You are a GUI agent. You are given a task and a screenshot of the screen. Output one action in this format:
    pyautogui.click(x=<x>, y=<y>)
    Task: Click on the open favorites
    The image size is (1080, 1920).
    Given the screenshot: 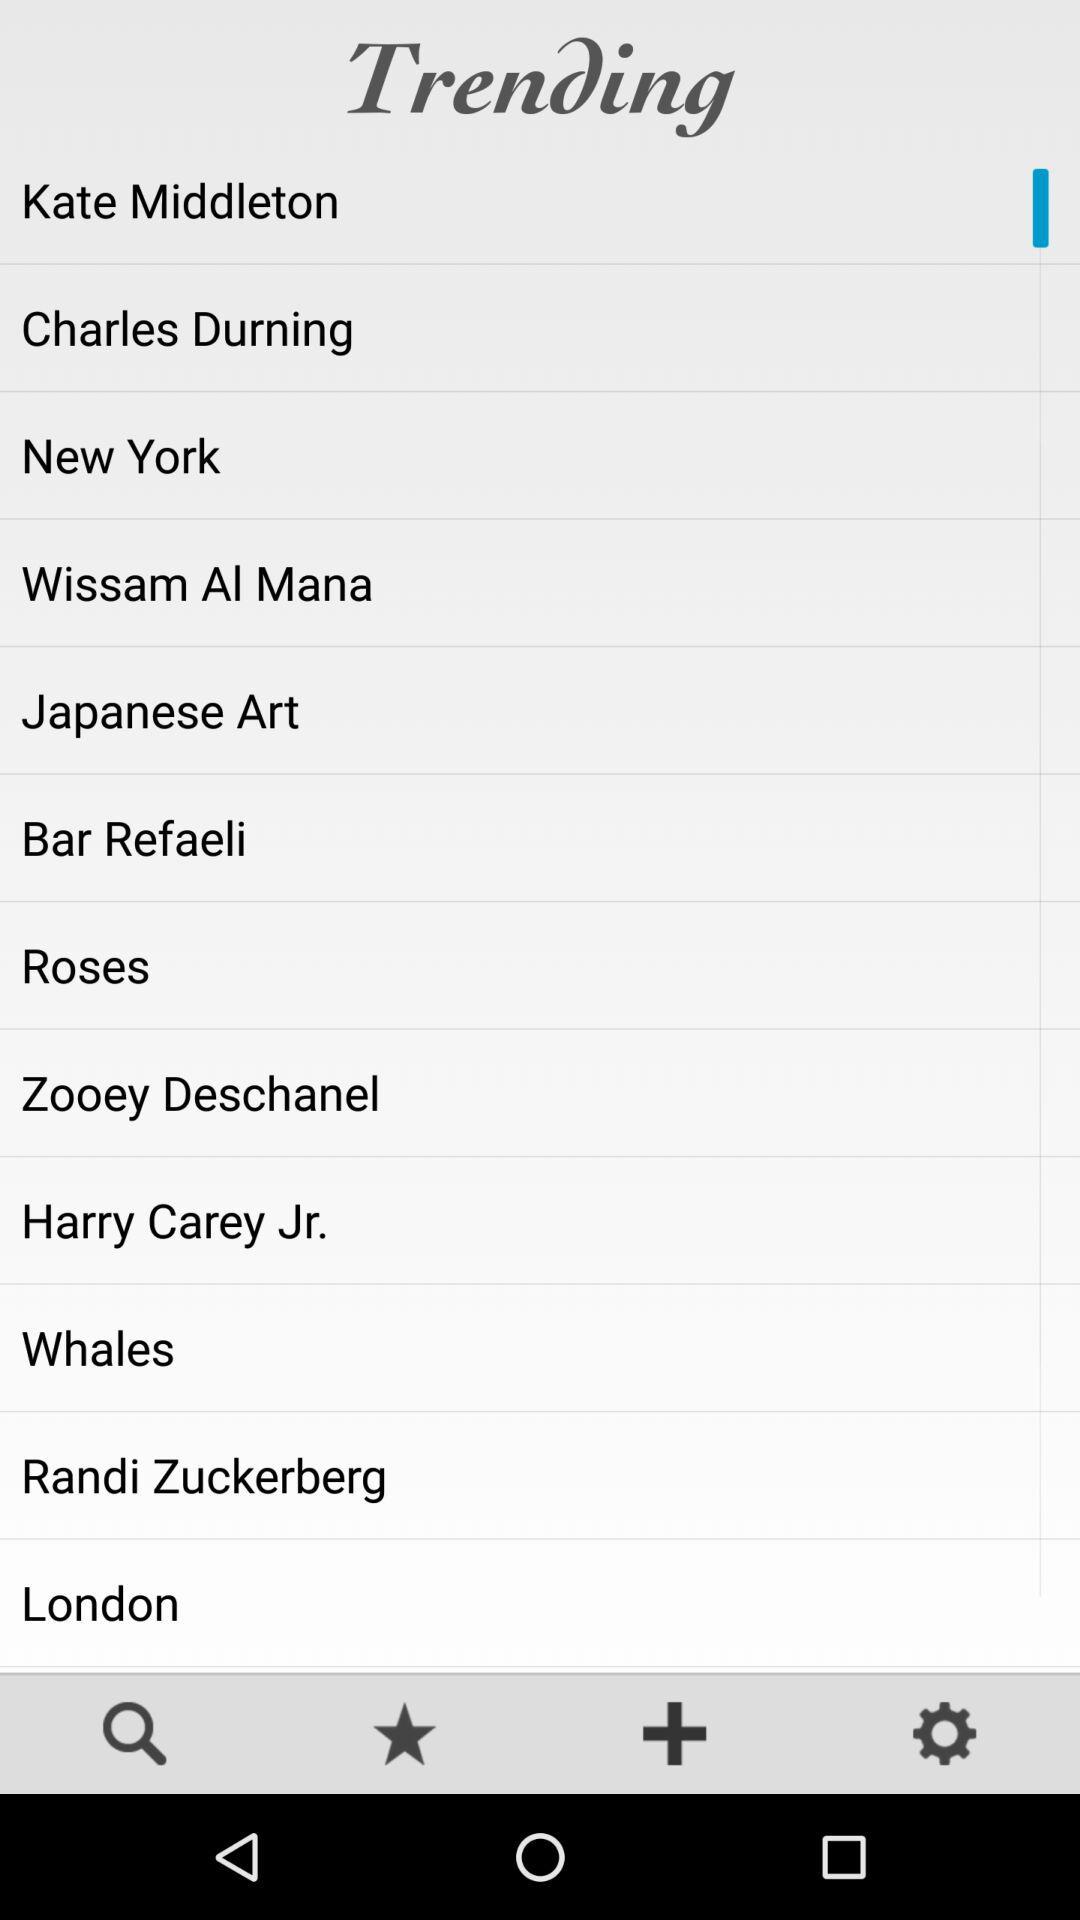 What is the action you would take?
    pyautogui.click(x=405, y=1735)
    